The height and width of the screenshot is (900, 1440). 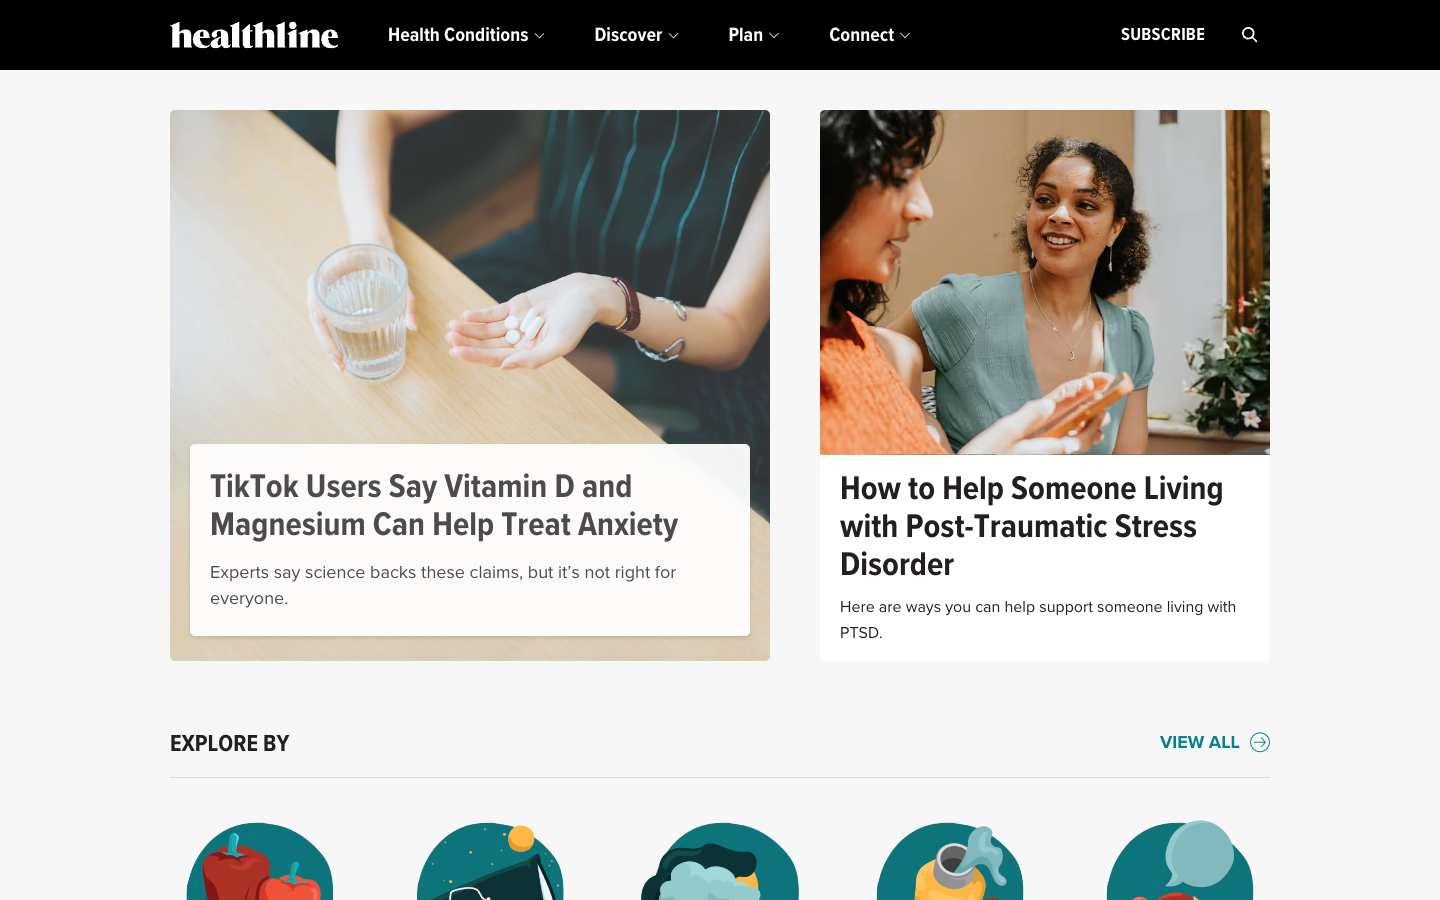 What do you see at coordinates (1162, 34) in the screenshot?
I see `Enroll for the healthline newsletter subscription` at bounding box center [1162, 34].